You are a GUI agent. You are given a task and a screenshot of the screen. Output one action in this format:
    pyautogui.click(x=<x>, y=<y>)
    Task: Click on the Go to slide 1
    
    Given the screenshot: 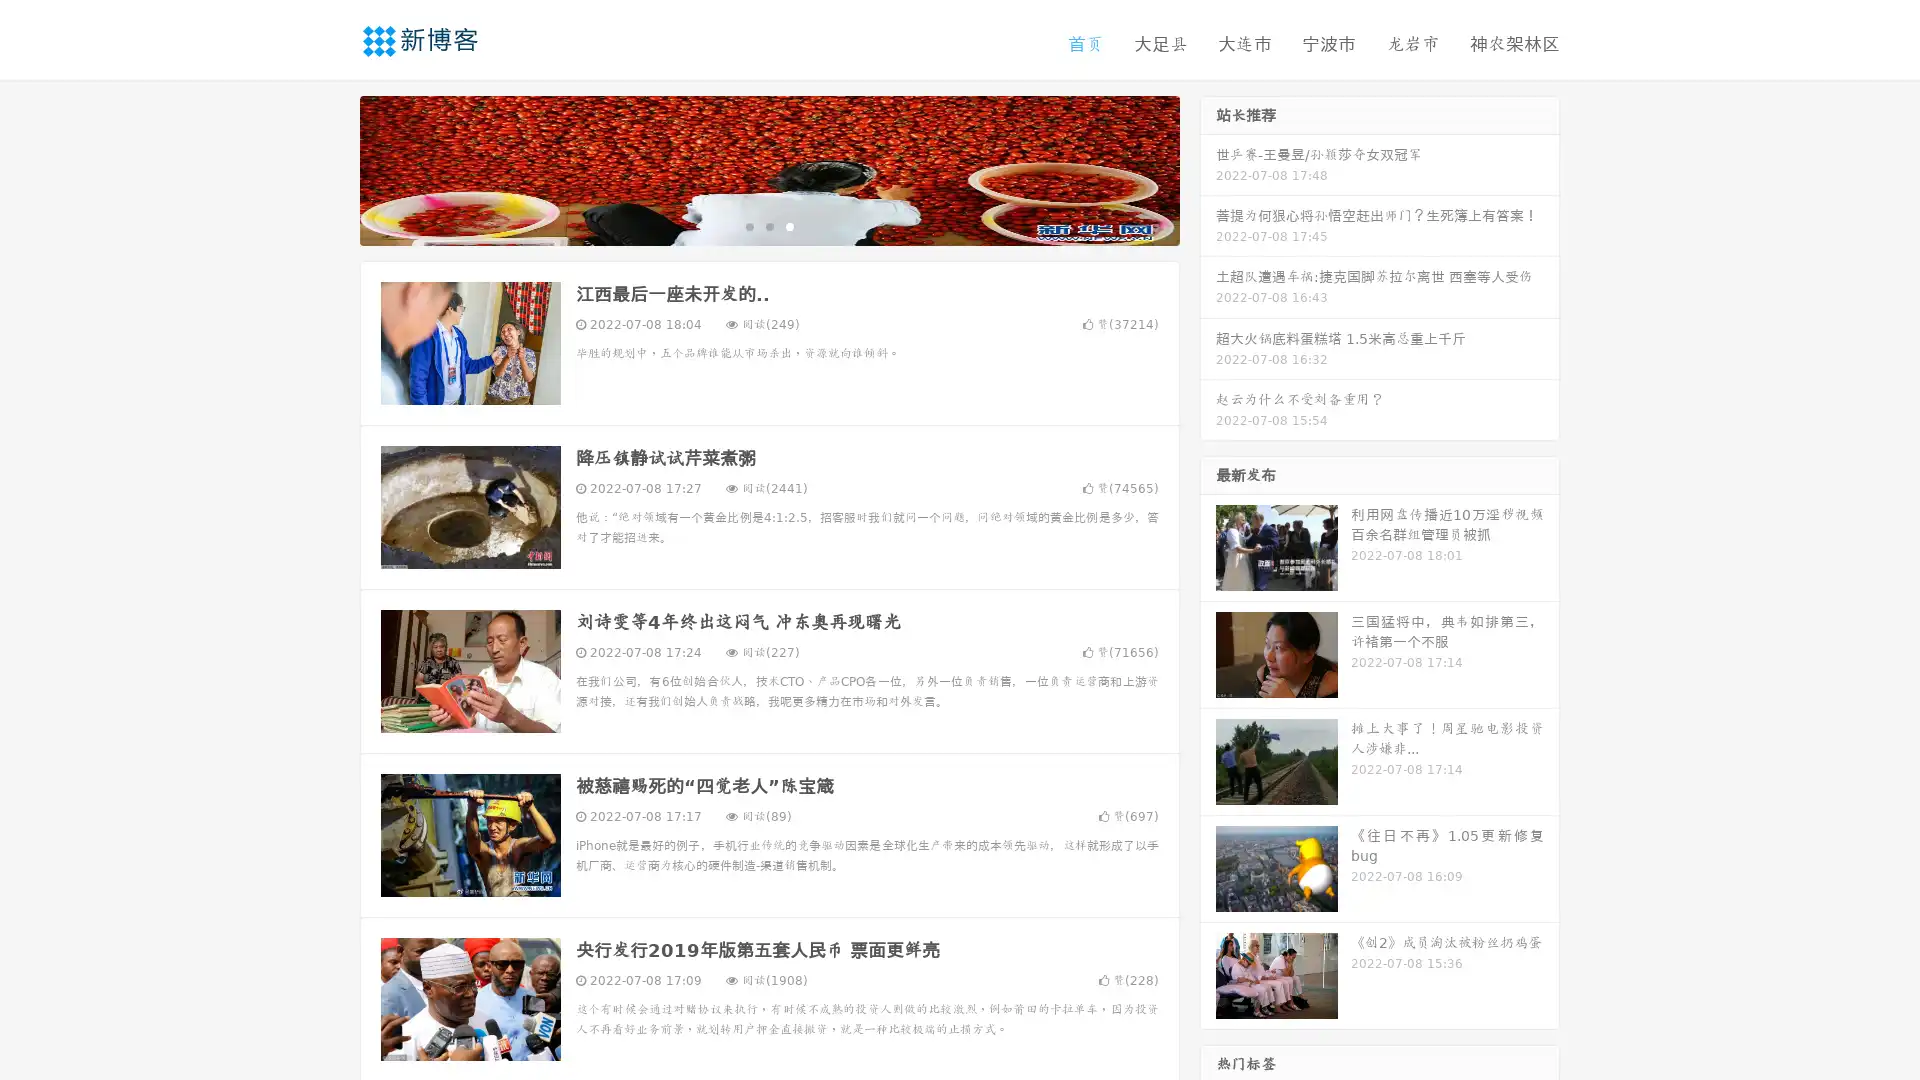 What is the action you would take?
    pyautogui.click(x=748, y=225)
    